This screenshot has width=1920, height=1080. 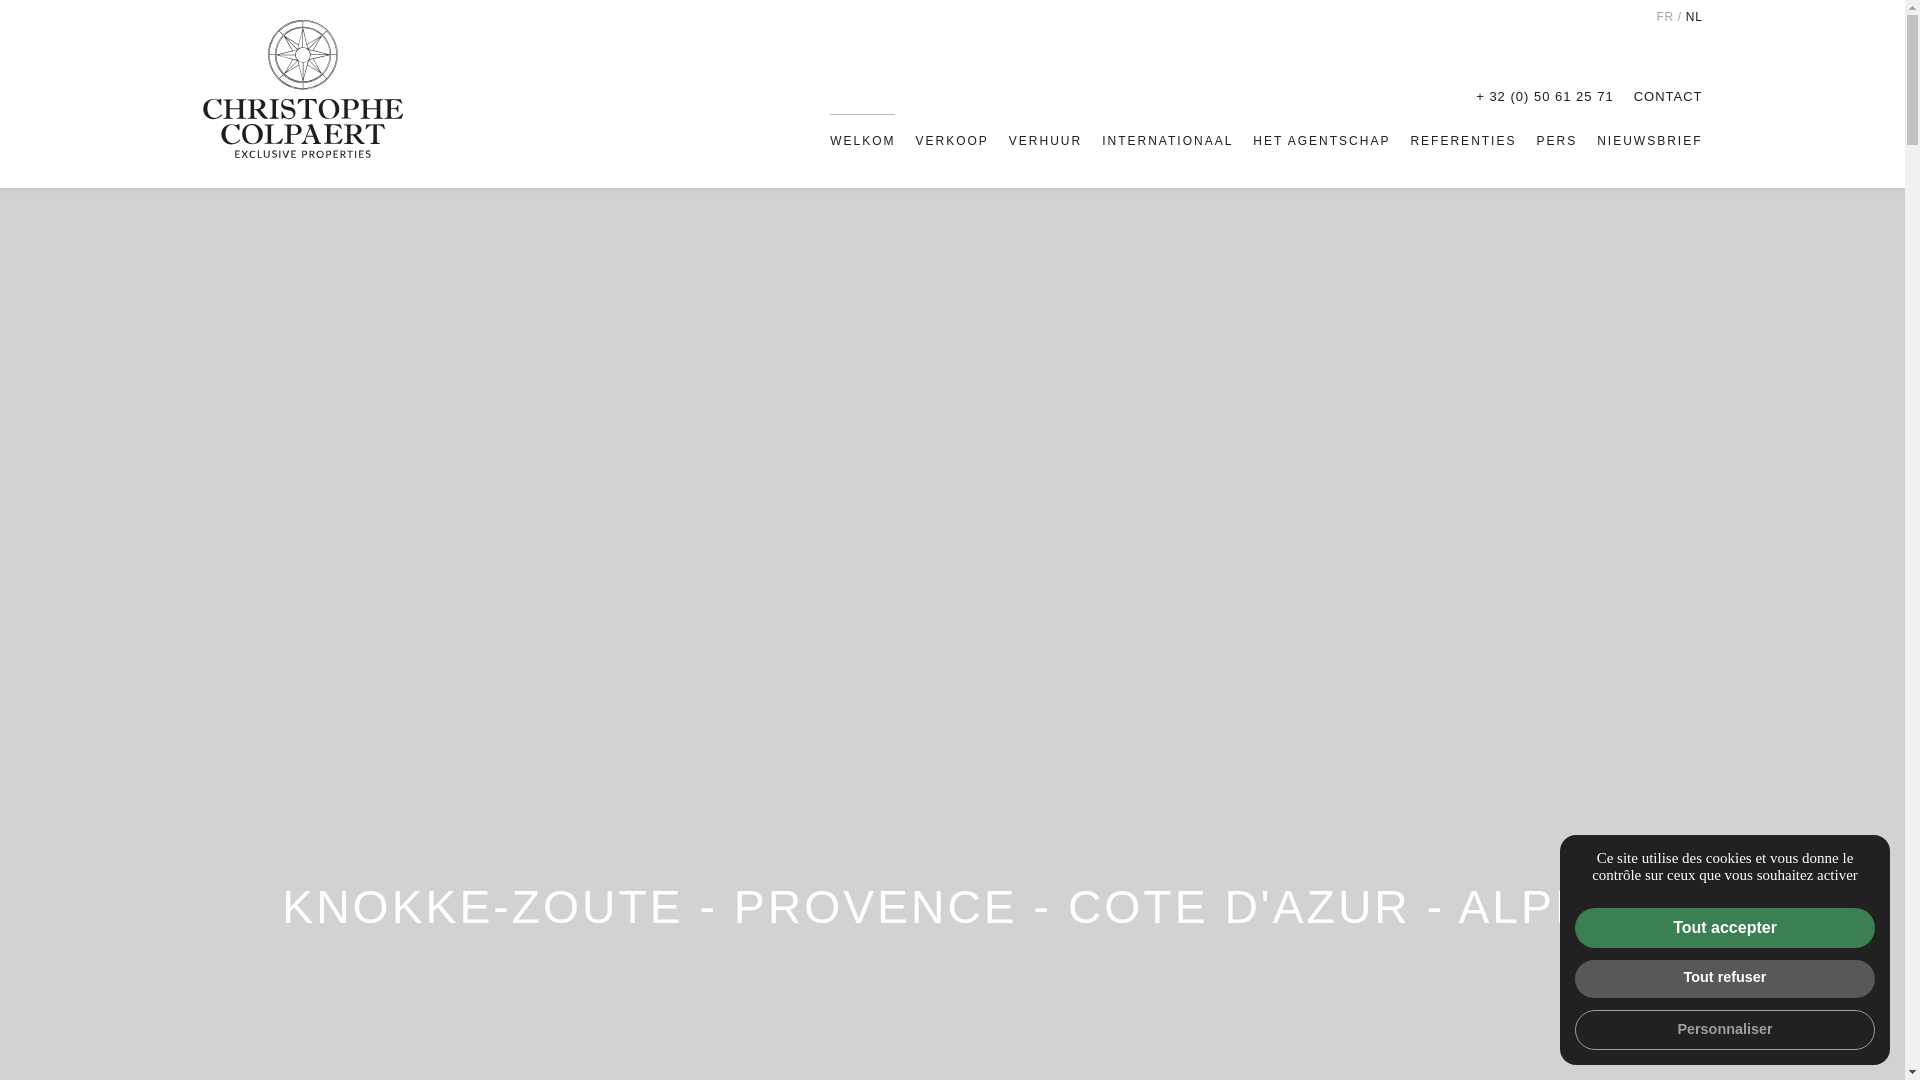 What do you see at coordinates (1723, 1029) in the screenshot?
I see `'Personnaliser'` at bounding box center [1723, 1029].